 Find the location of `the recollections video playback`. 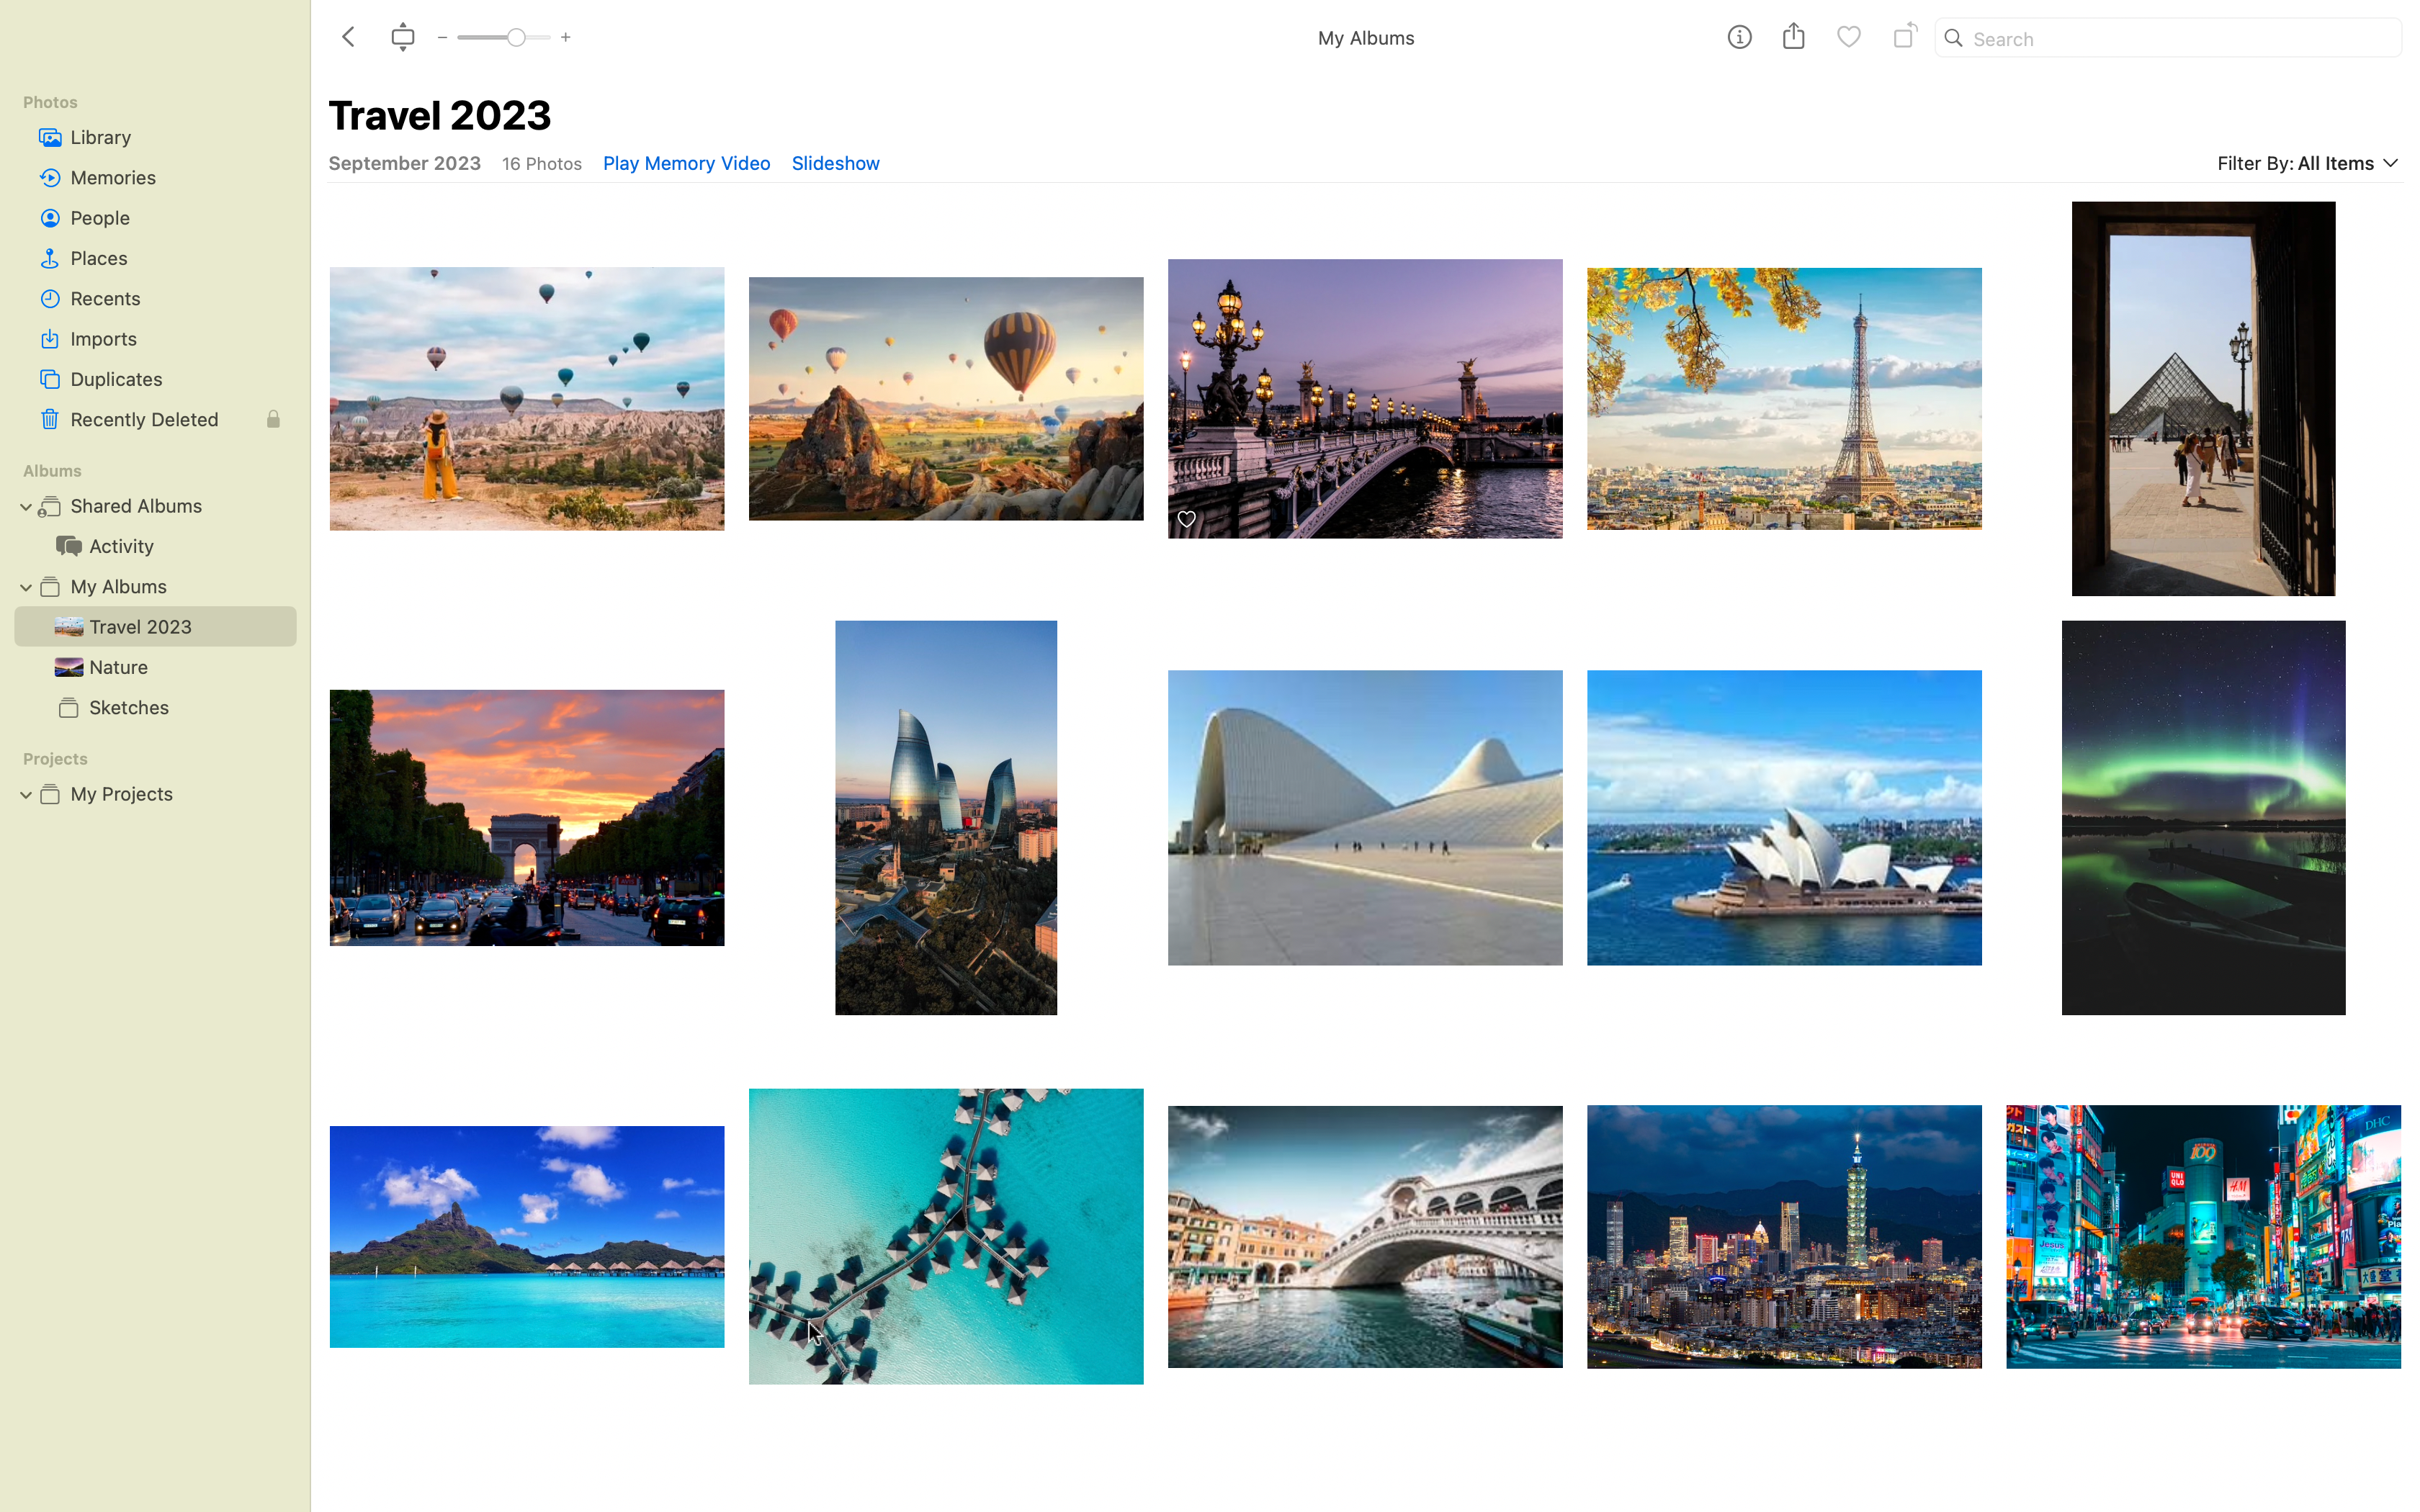

the recollections video playback is located at coordinates (685, 162).